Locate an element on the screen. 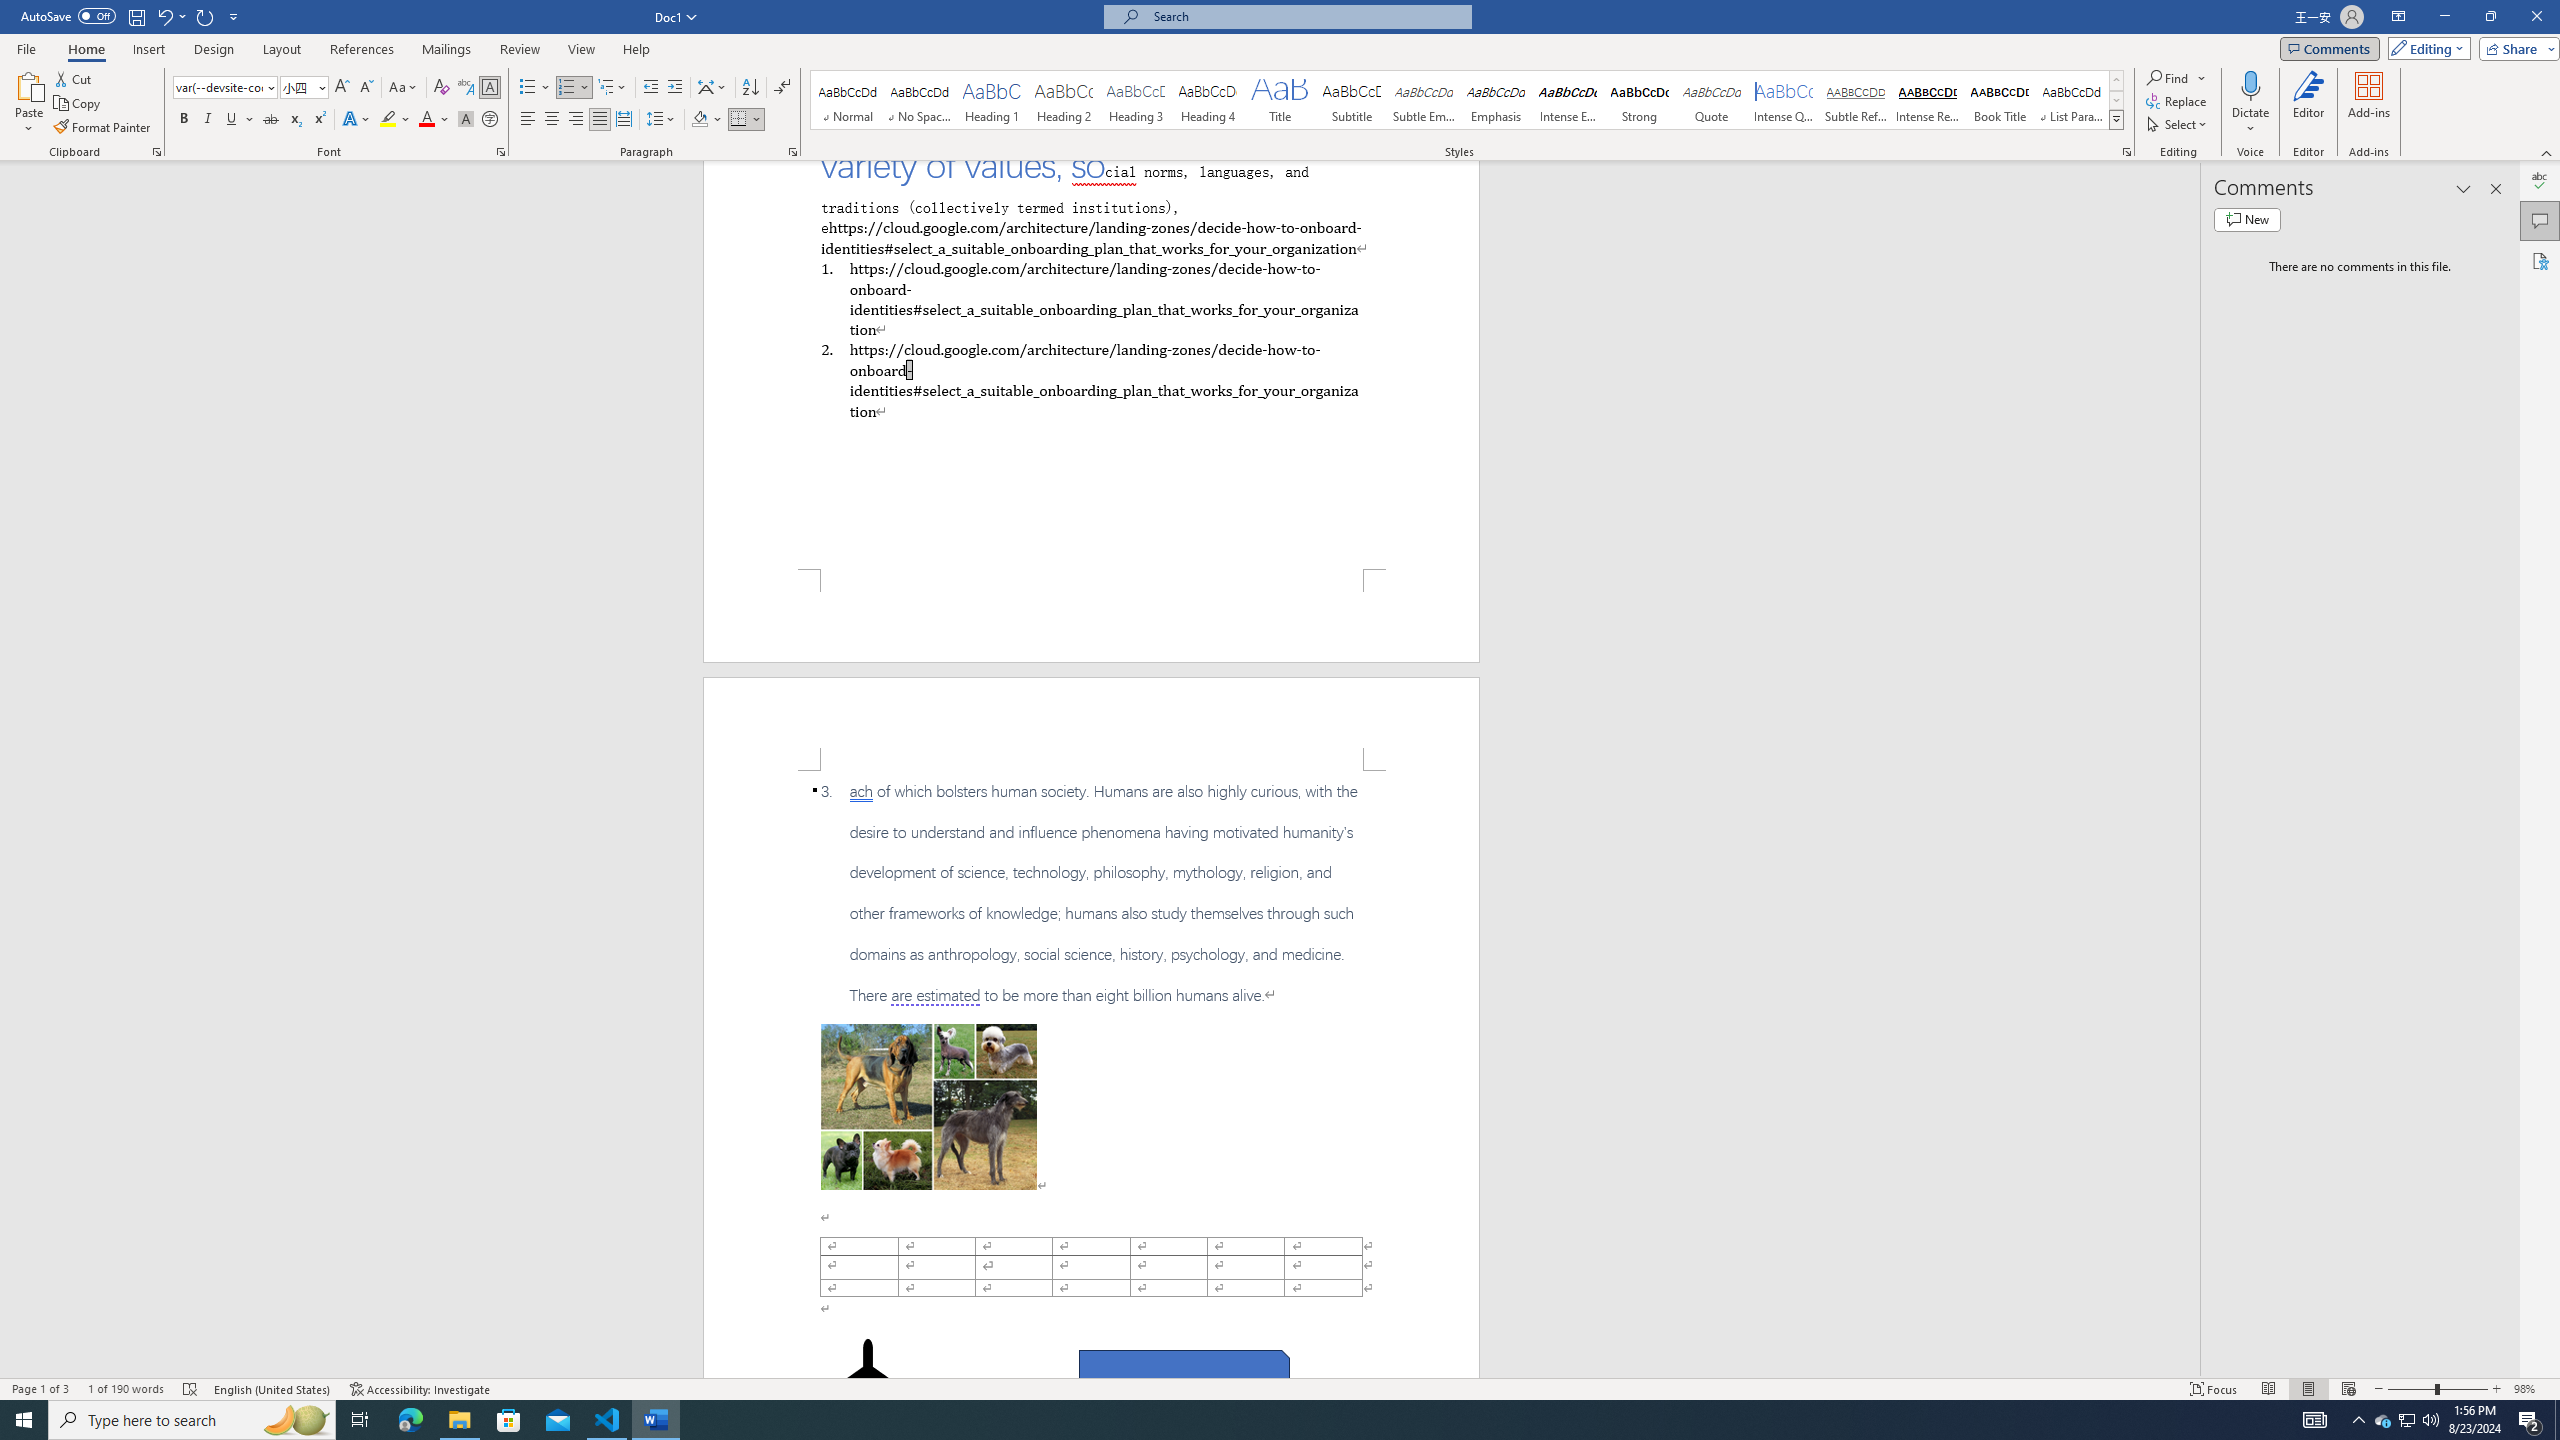  'AutomationID: QuickStylesGallery' is located at coordinates (1467, 99).